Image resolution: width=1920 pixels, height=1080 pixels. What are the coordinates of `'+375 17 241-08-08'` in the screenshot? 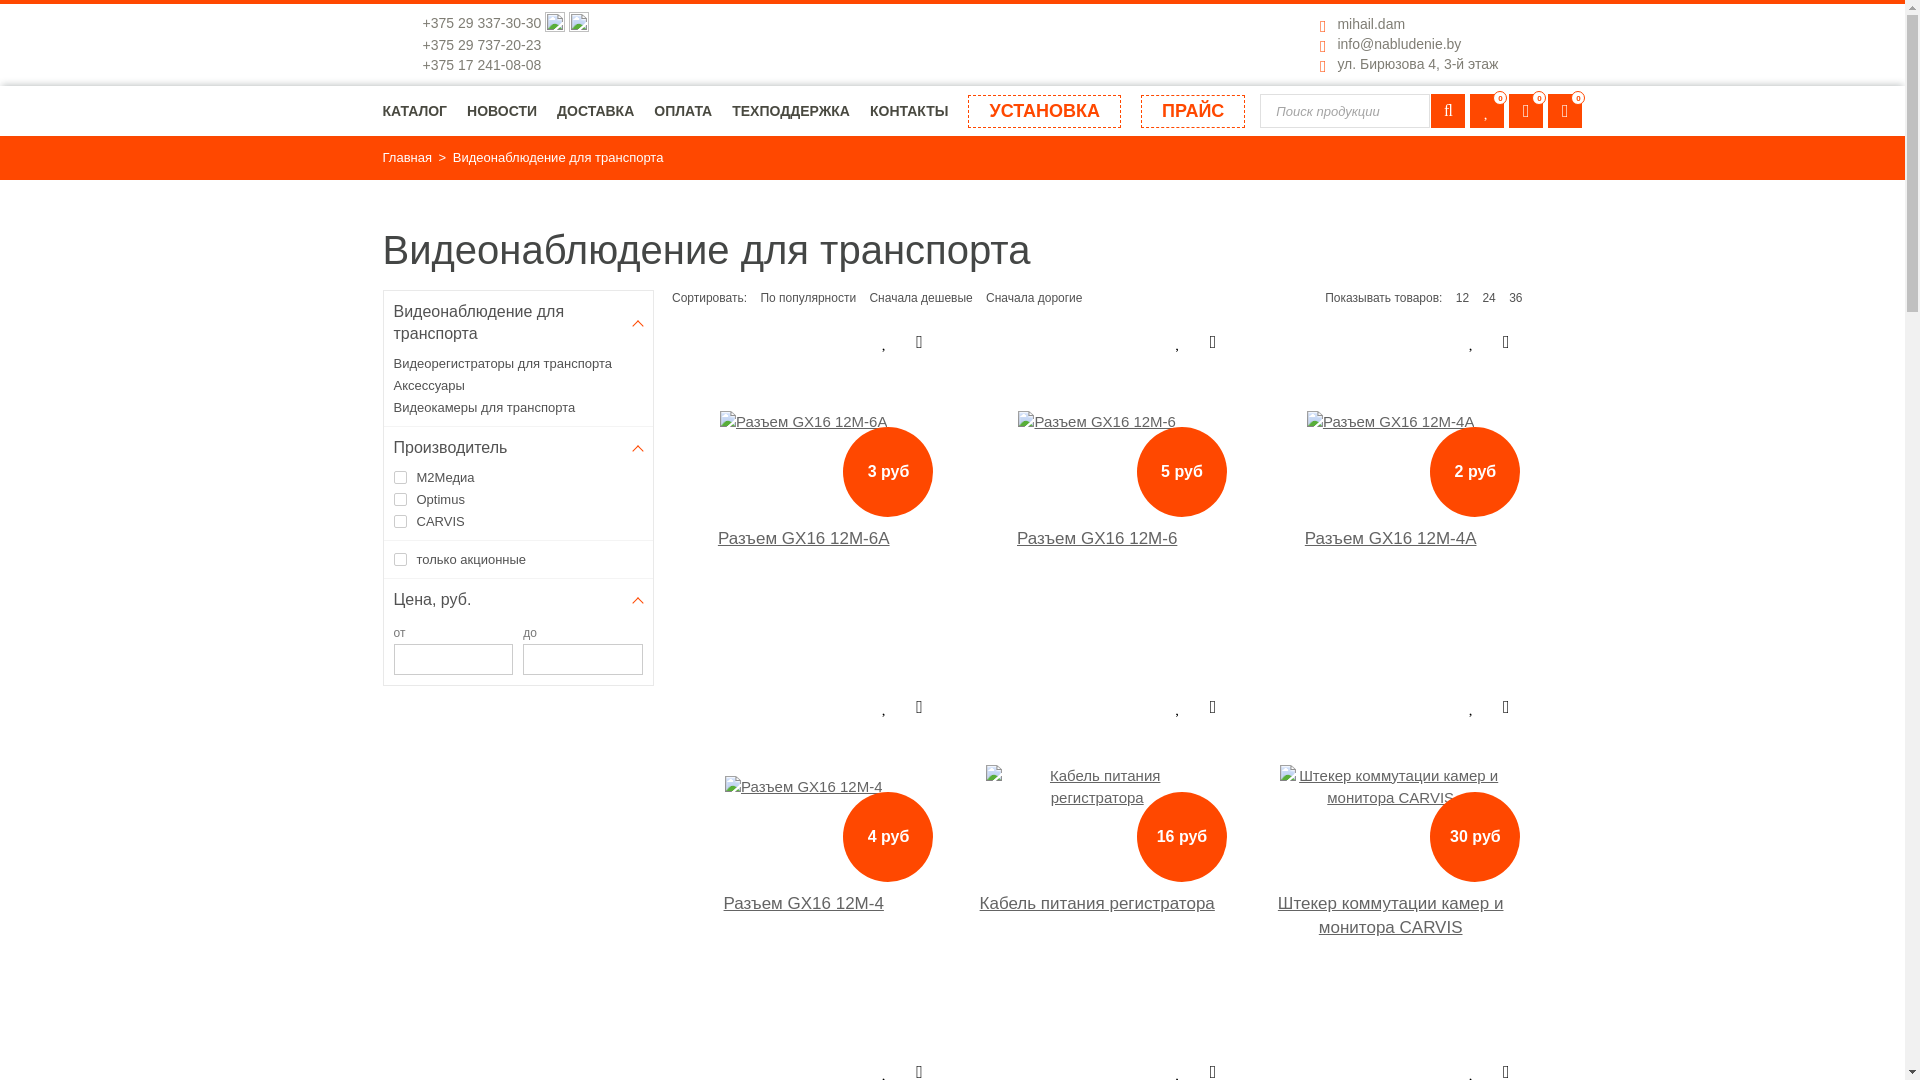 It's located at (421, 64).